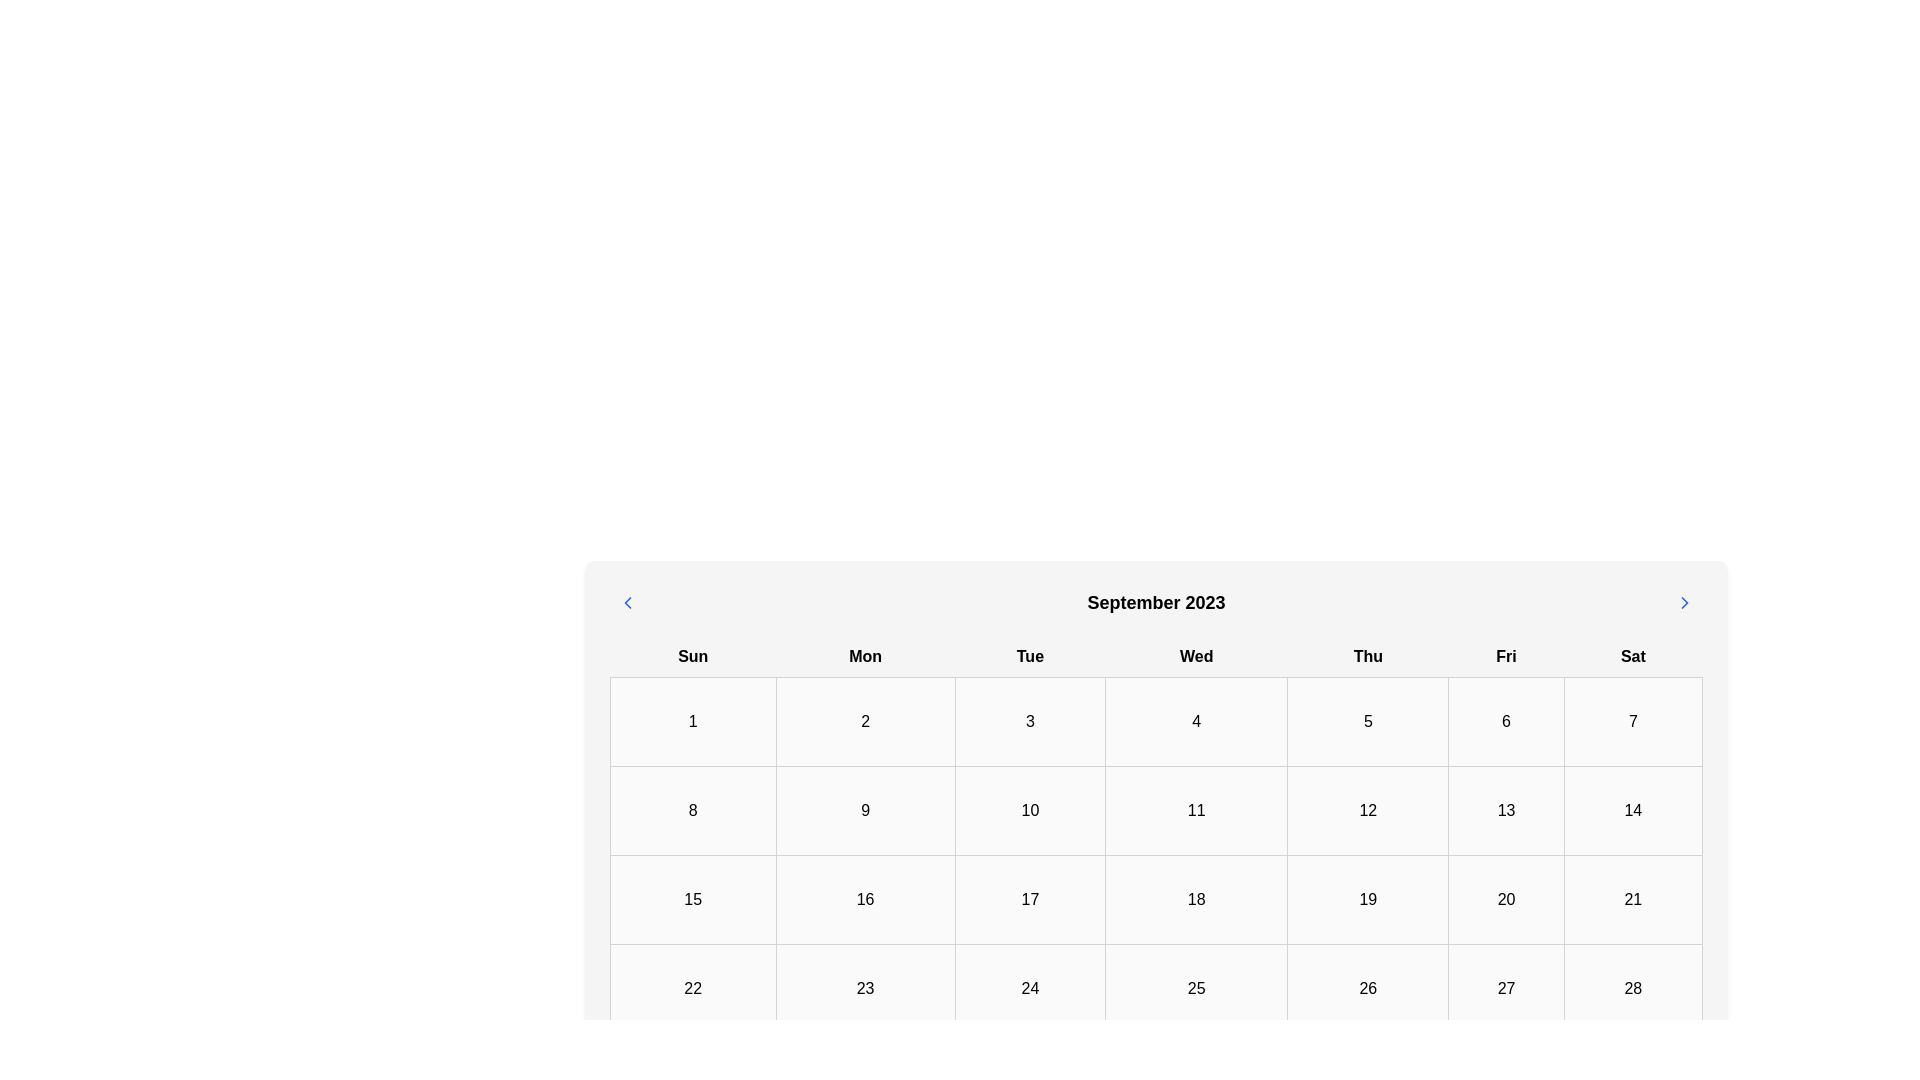 The width and height of the screenshot is (1920, 1080). I want to click on the 4th day cell in the calendar view, so click(1196, 721).